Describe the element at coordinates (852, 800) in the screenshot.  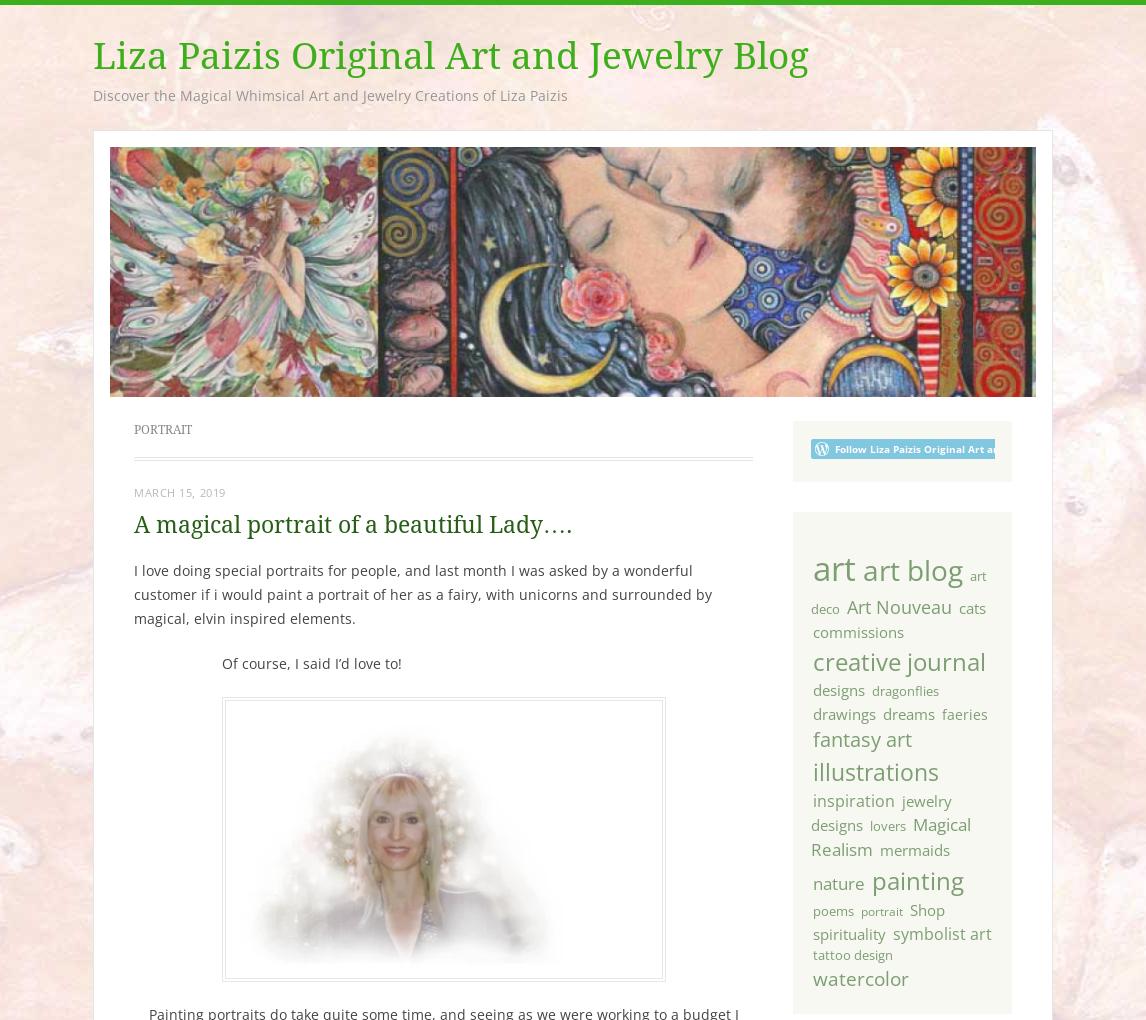
I see `'inspiration'` at that location.